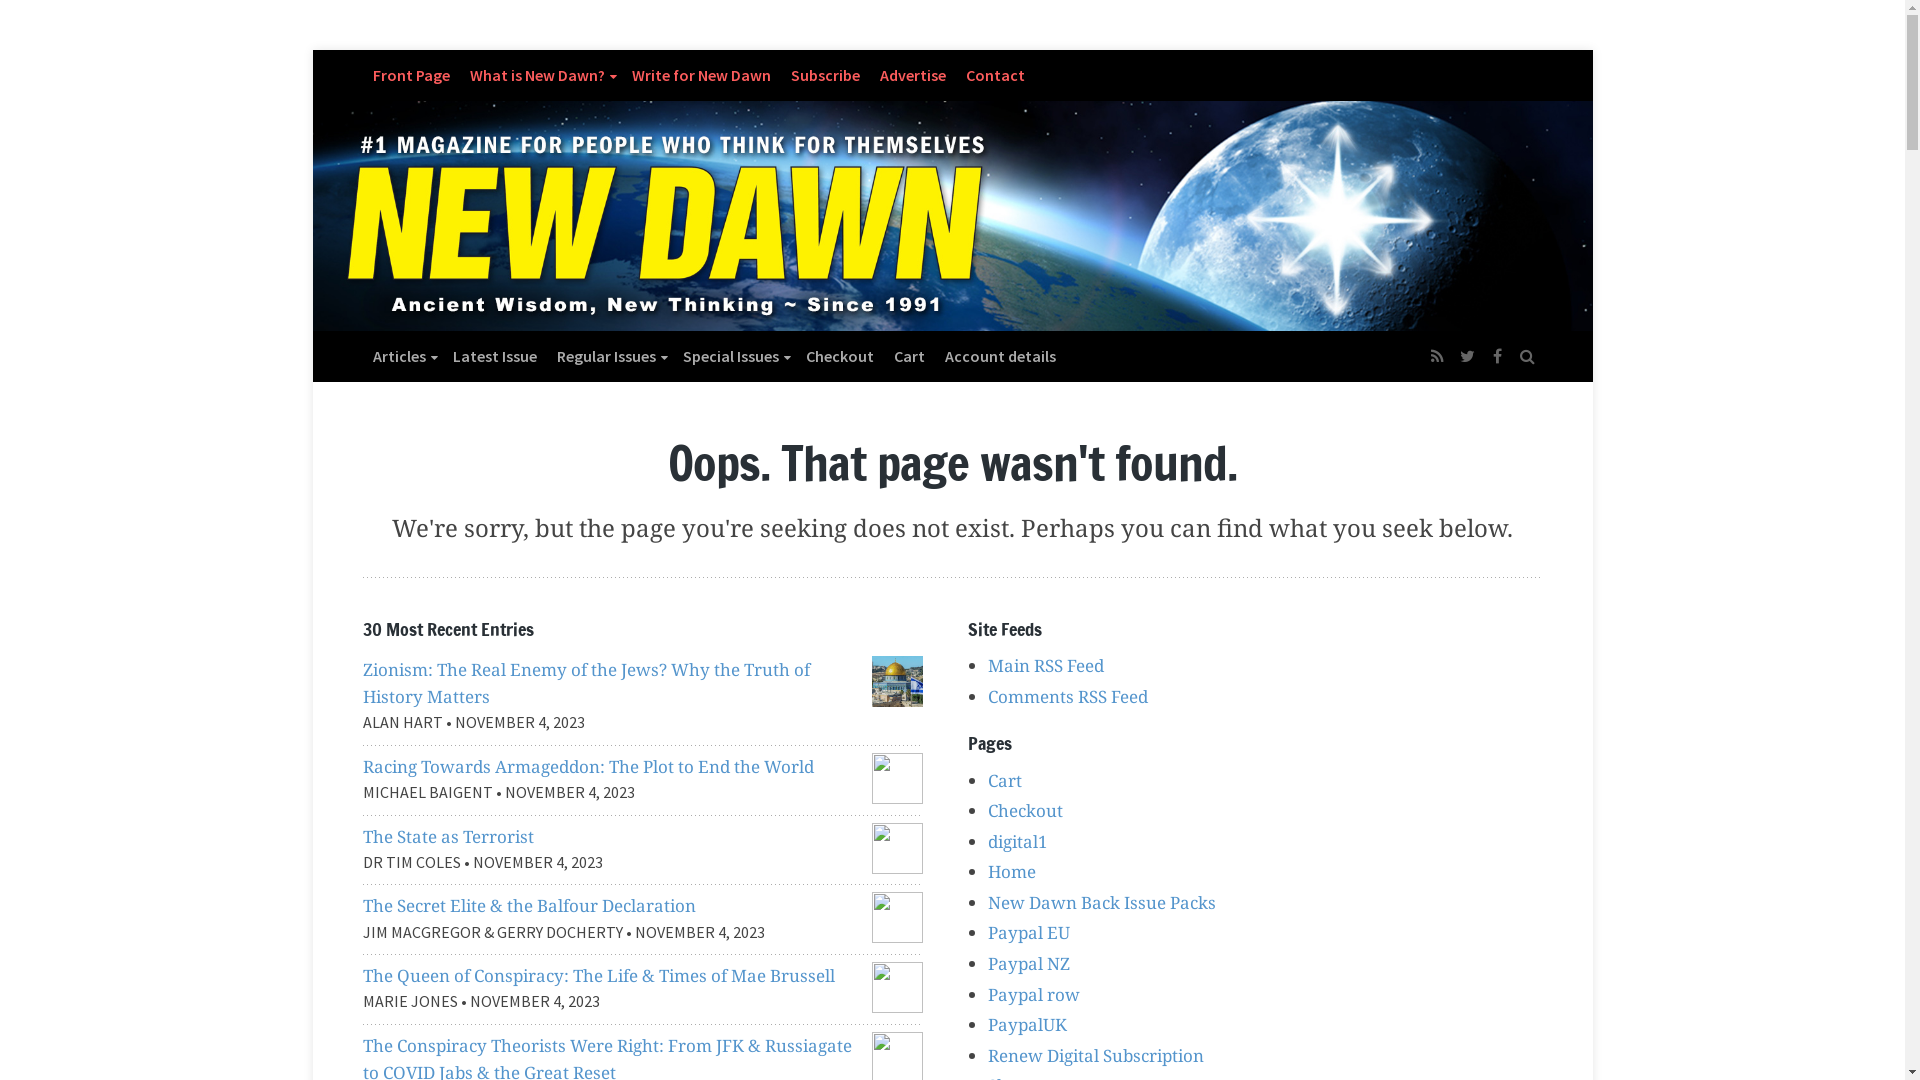 Image resolution: width=1920 pixels, height=1080 pixels. What do you see at coordinates (1435, 354) in the screenshot?
I see `'RSS Feed'` at bounding box center [1435, 354].